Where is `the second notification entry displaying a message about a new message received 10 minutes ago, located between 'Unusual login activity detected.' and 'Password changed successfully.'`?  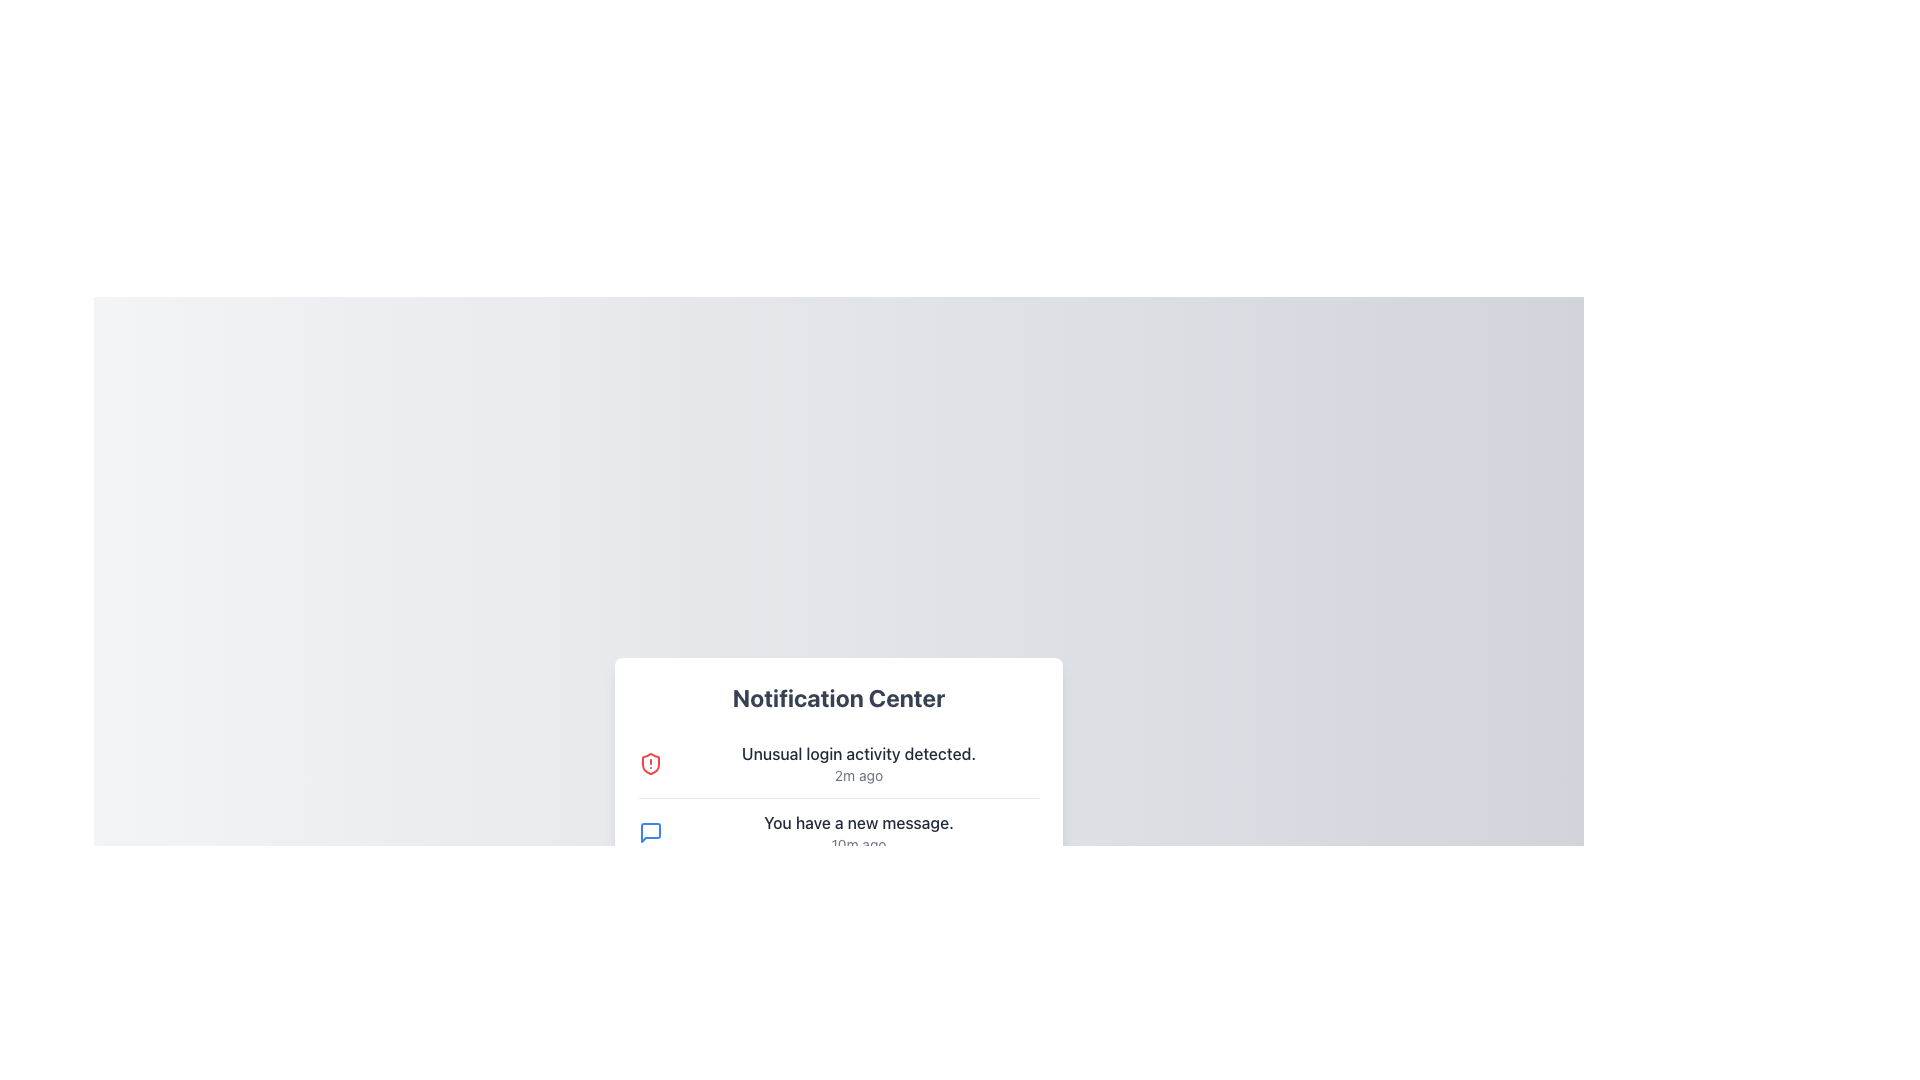
the second notification entry displaying a message about a new message received 10 minutes ago, located between 'Unusual login activity detected.' and 'Password changed successfully.' is located at coordinates (839, 832).